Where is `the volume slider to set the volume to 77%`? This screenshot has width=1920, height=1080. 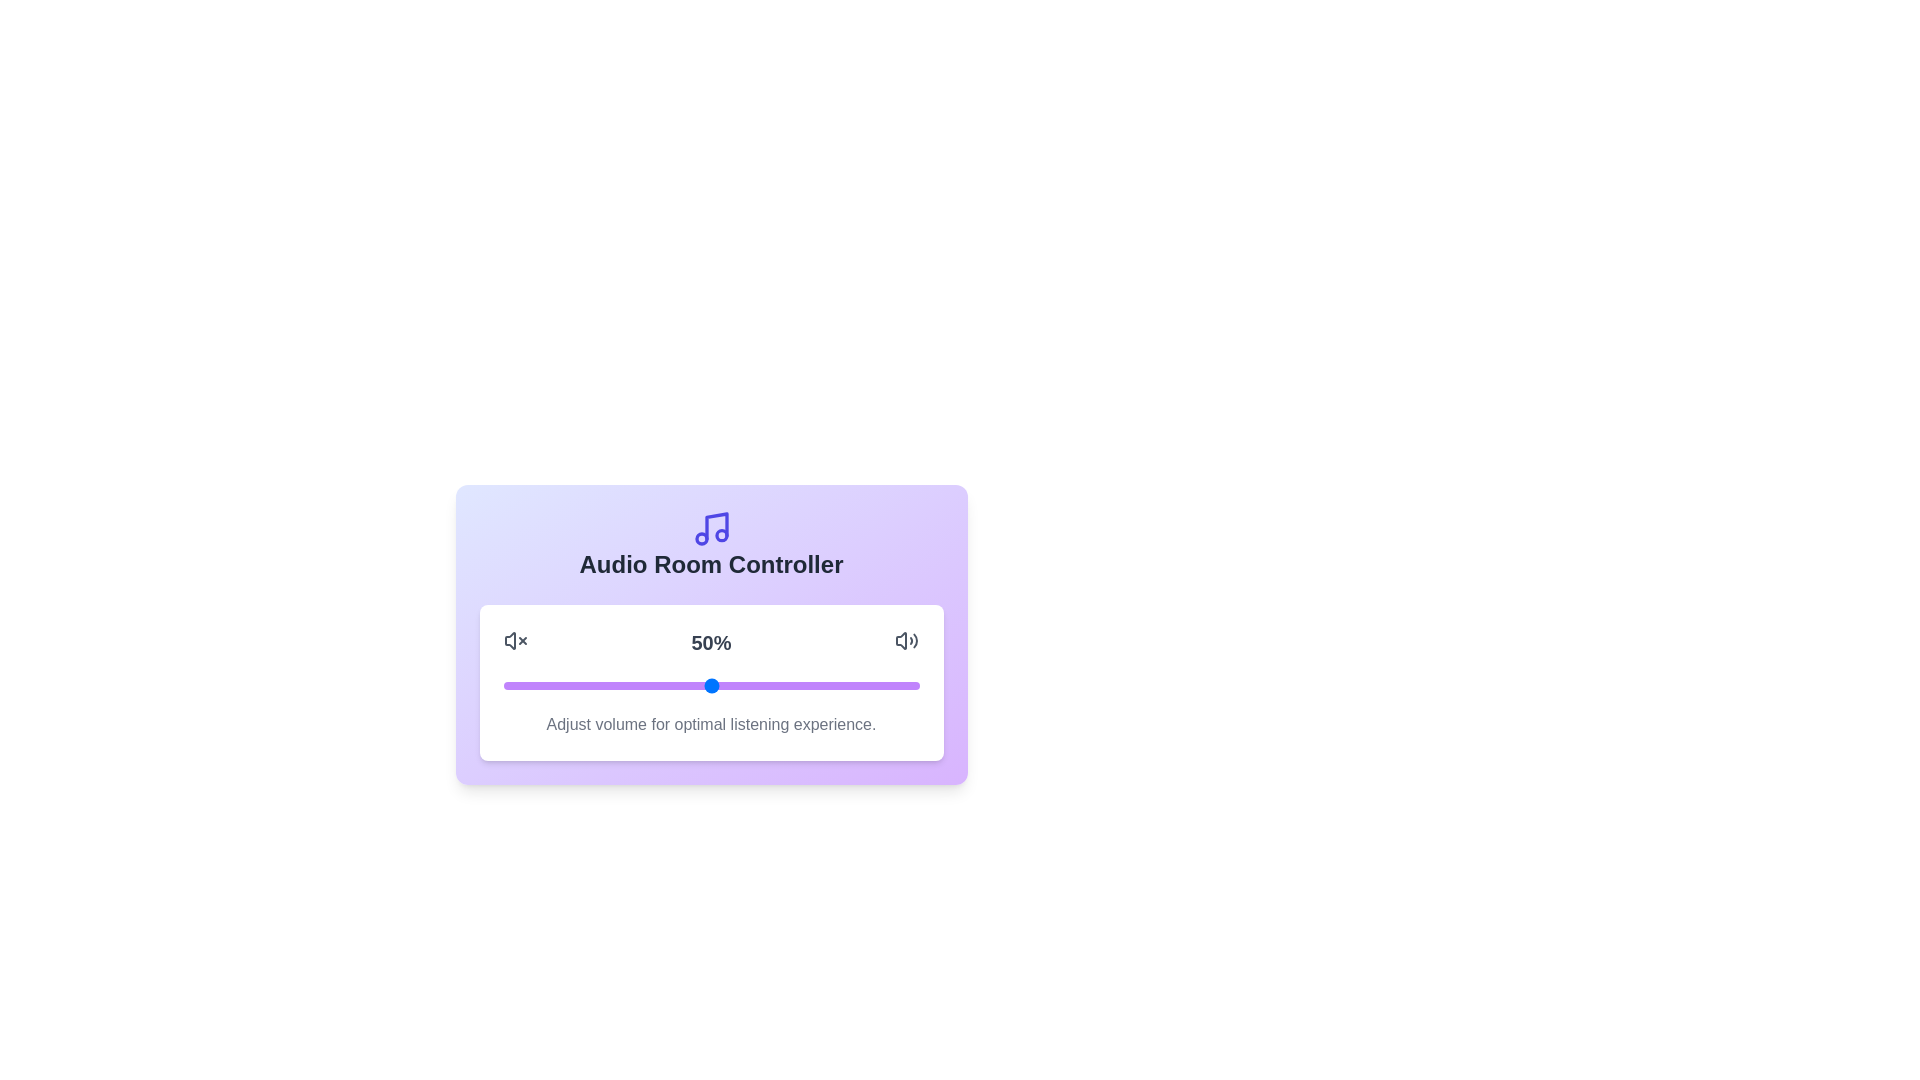
the volume slider to set the volume to 77% is located at coordinates (823, 685).